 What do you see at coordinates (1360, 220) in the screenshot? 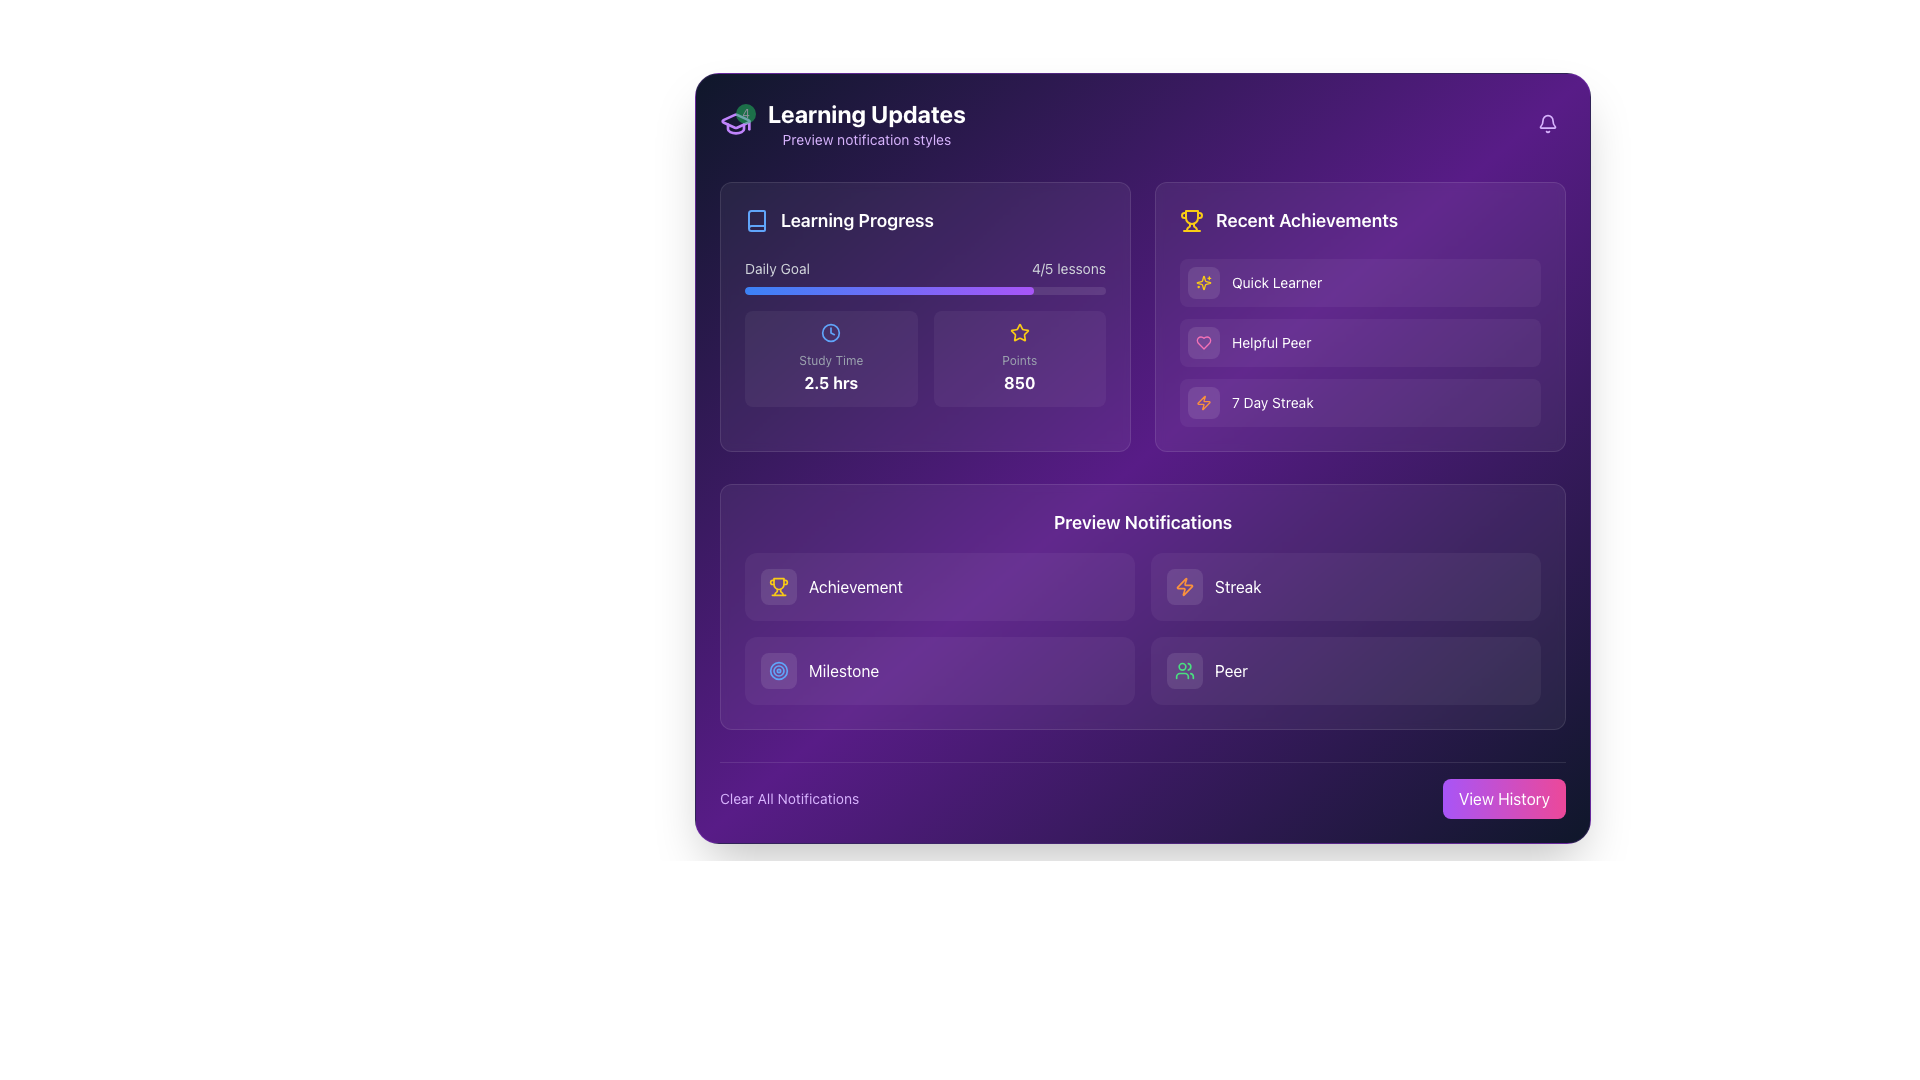
I see `the header text with an accompanying icon that labels the achievements section, positioned at the top-center of the right panel` at bounding box center [1360, 220].